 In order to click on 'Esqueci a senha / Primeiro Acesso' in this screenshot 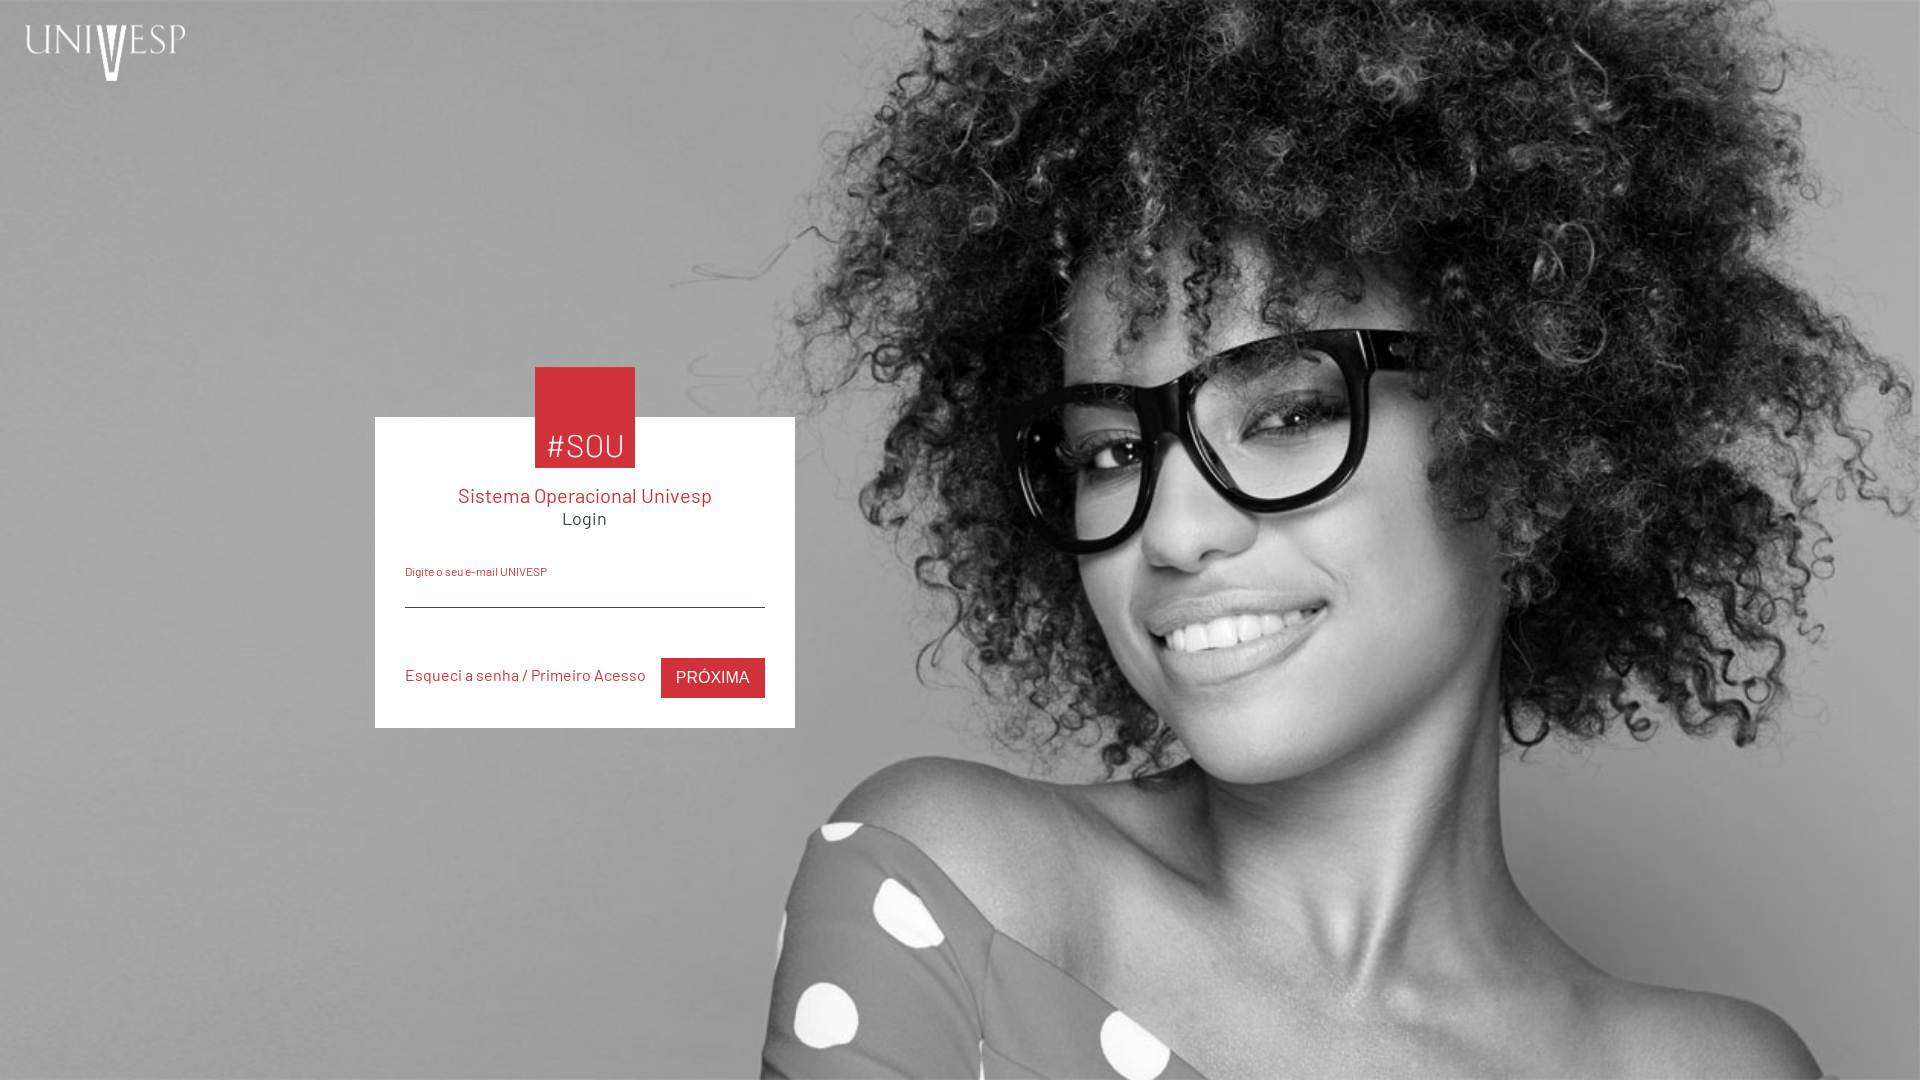, I will do `click(524, 674)`.